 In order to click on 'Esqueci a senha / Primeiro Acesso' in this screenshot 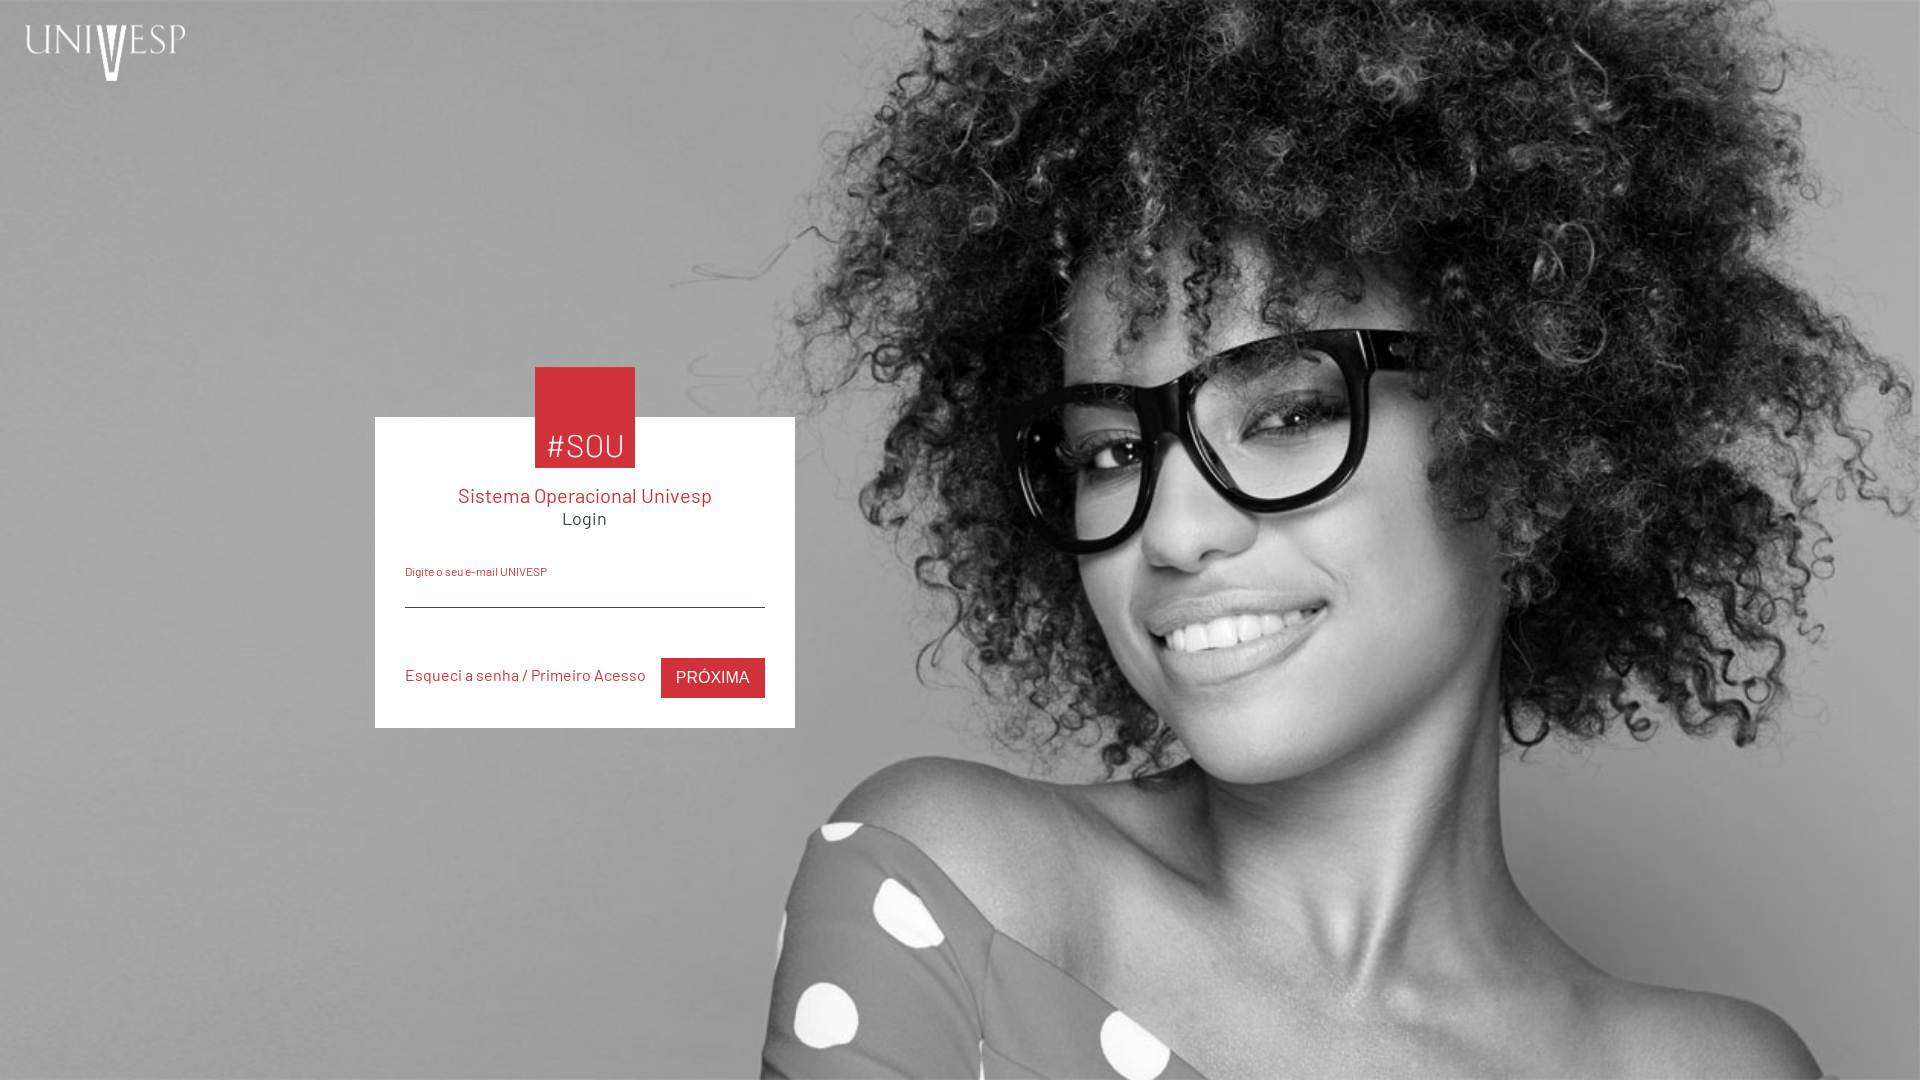, I will do `click(524, 674)`.